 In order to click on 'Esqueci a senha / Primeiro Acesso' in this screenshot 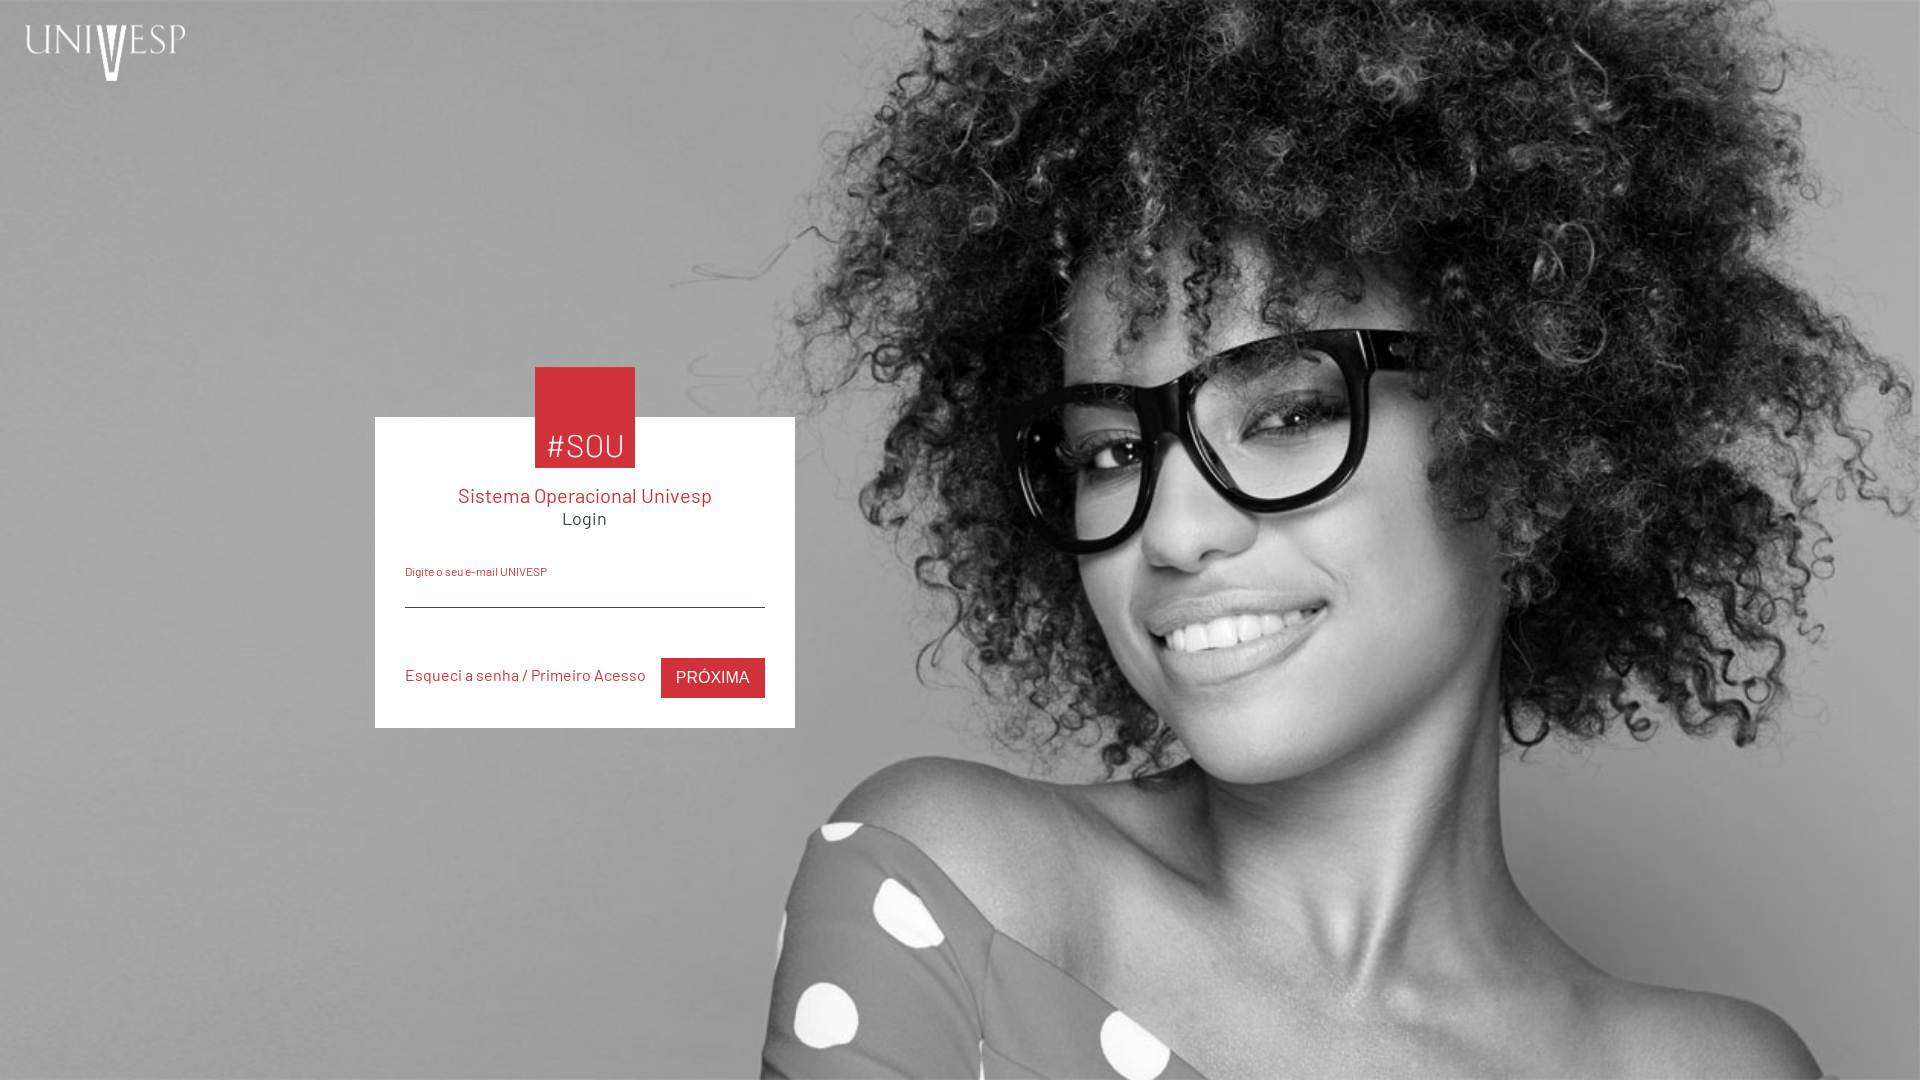, I will do `click(524, 674)`.